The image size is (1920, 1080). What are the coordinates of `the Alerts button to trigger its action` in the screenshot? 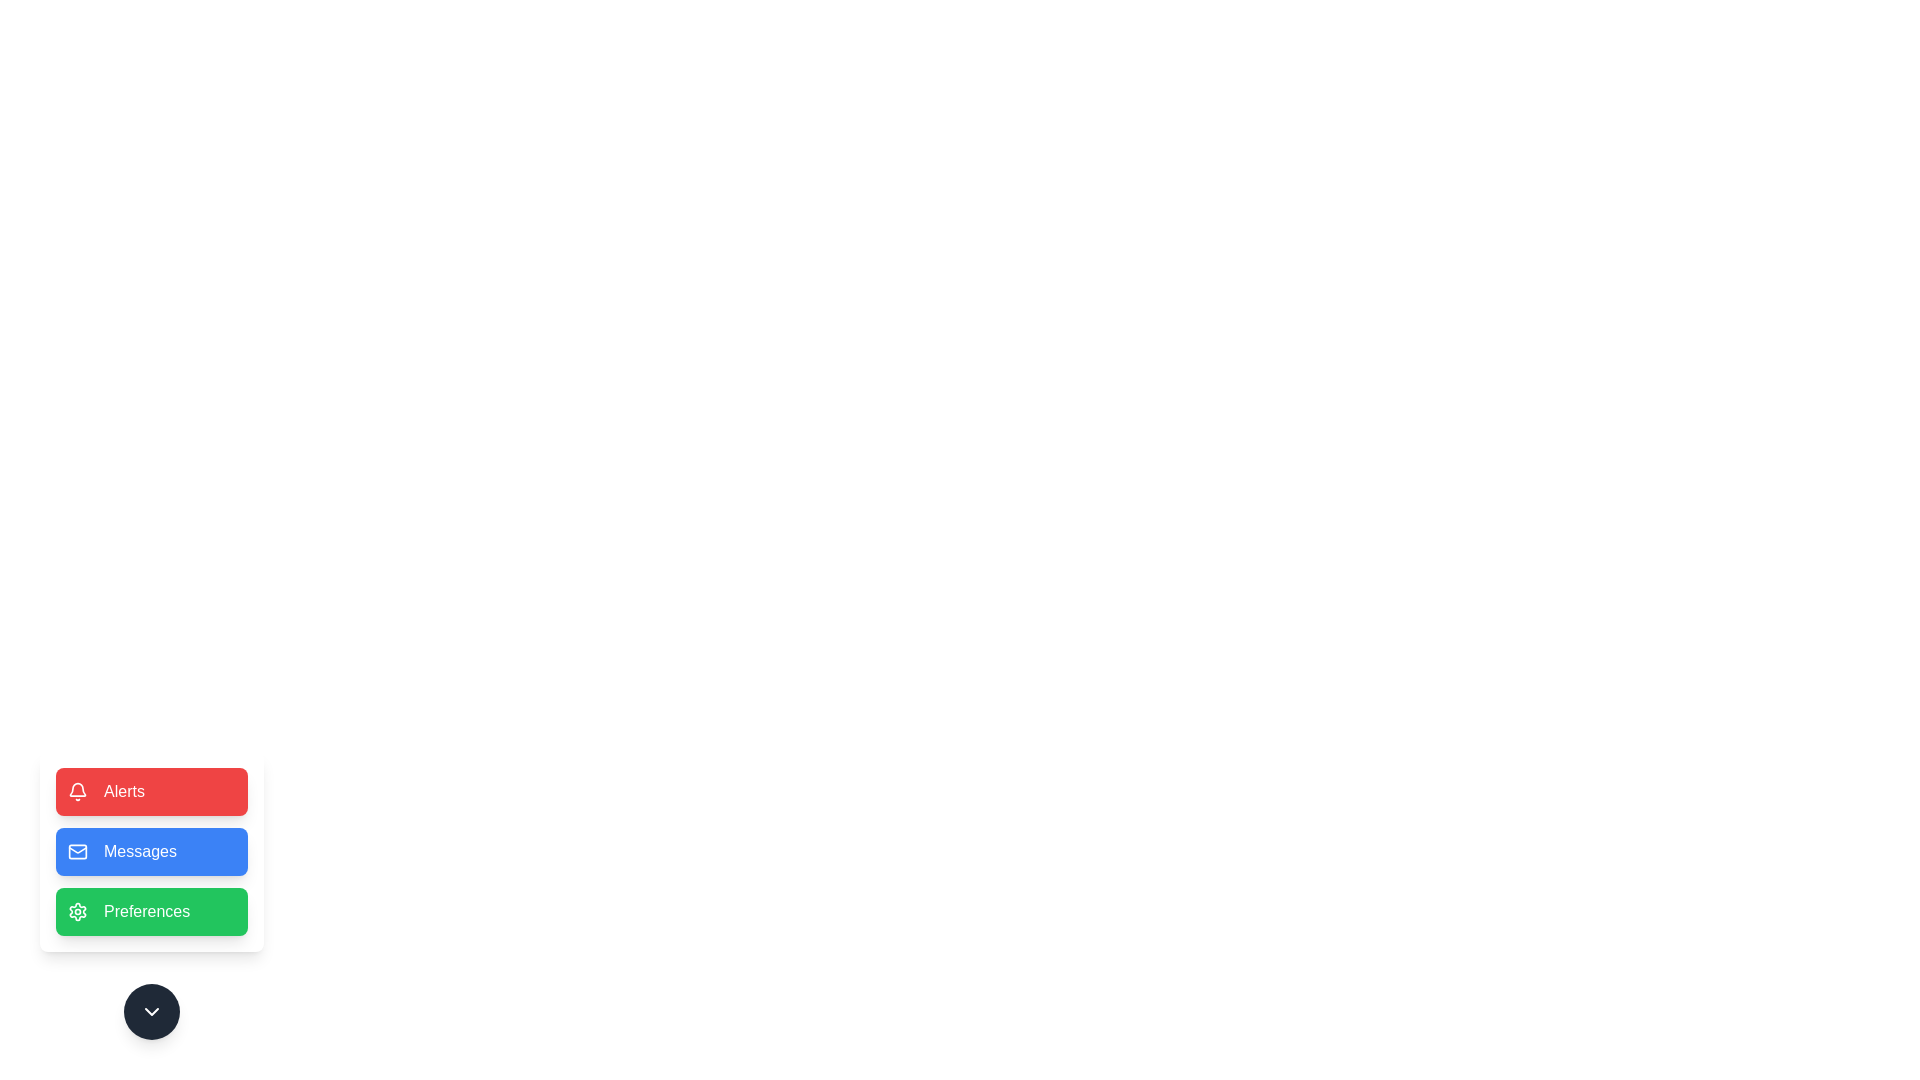 It's located at (151, 790).